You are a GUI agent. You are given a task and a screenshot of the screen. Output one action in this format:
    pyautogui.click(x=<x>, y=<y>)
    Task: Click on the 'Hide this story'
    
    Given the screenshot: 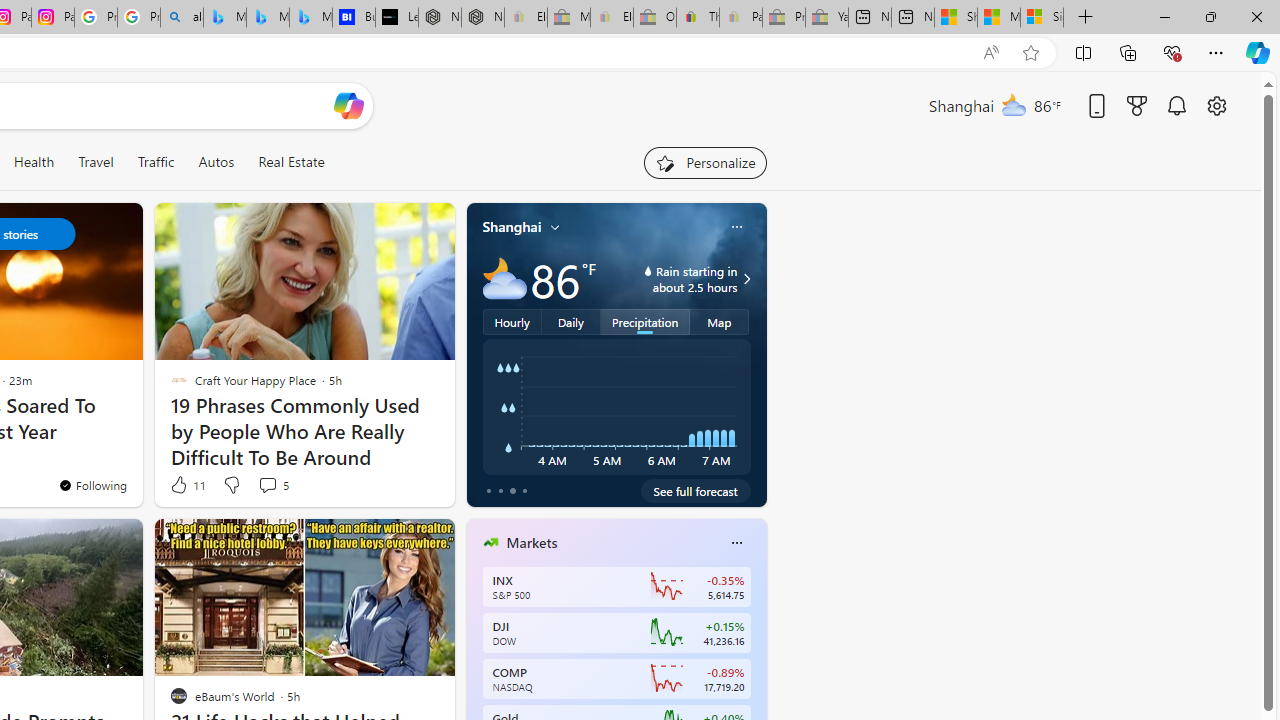 What is the action you would take?
    pyautogui.click(x=394, y=542)
    